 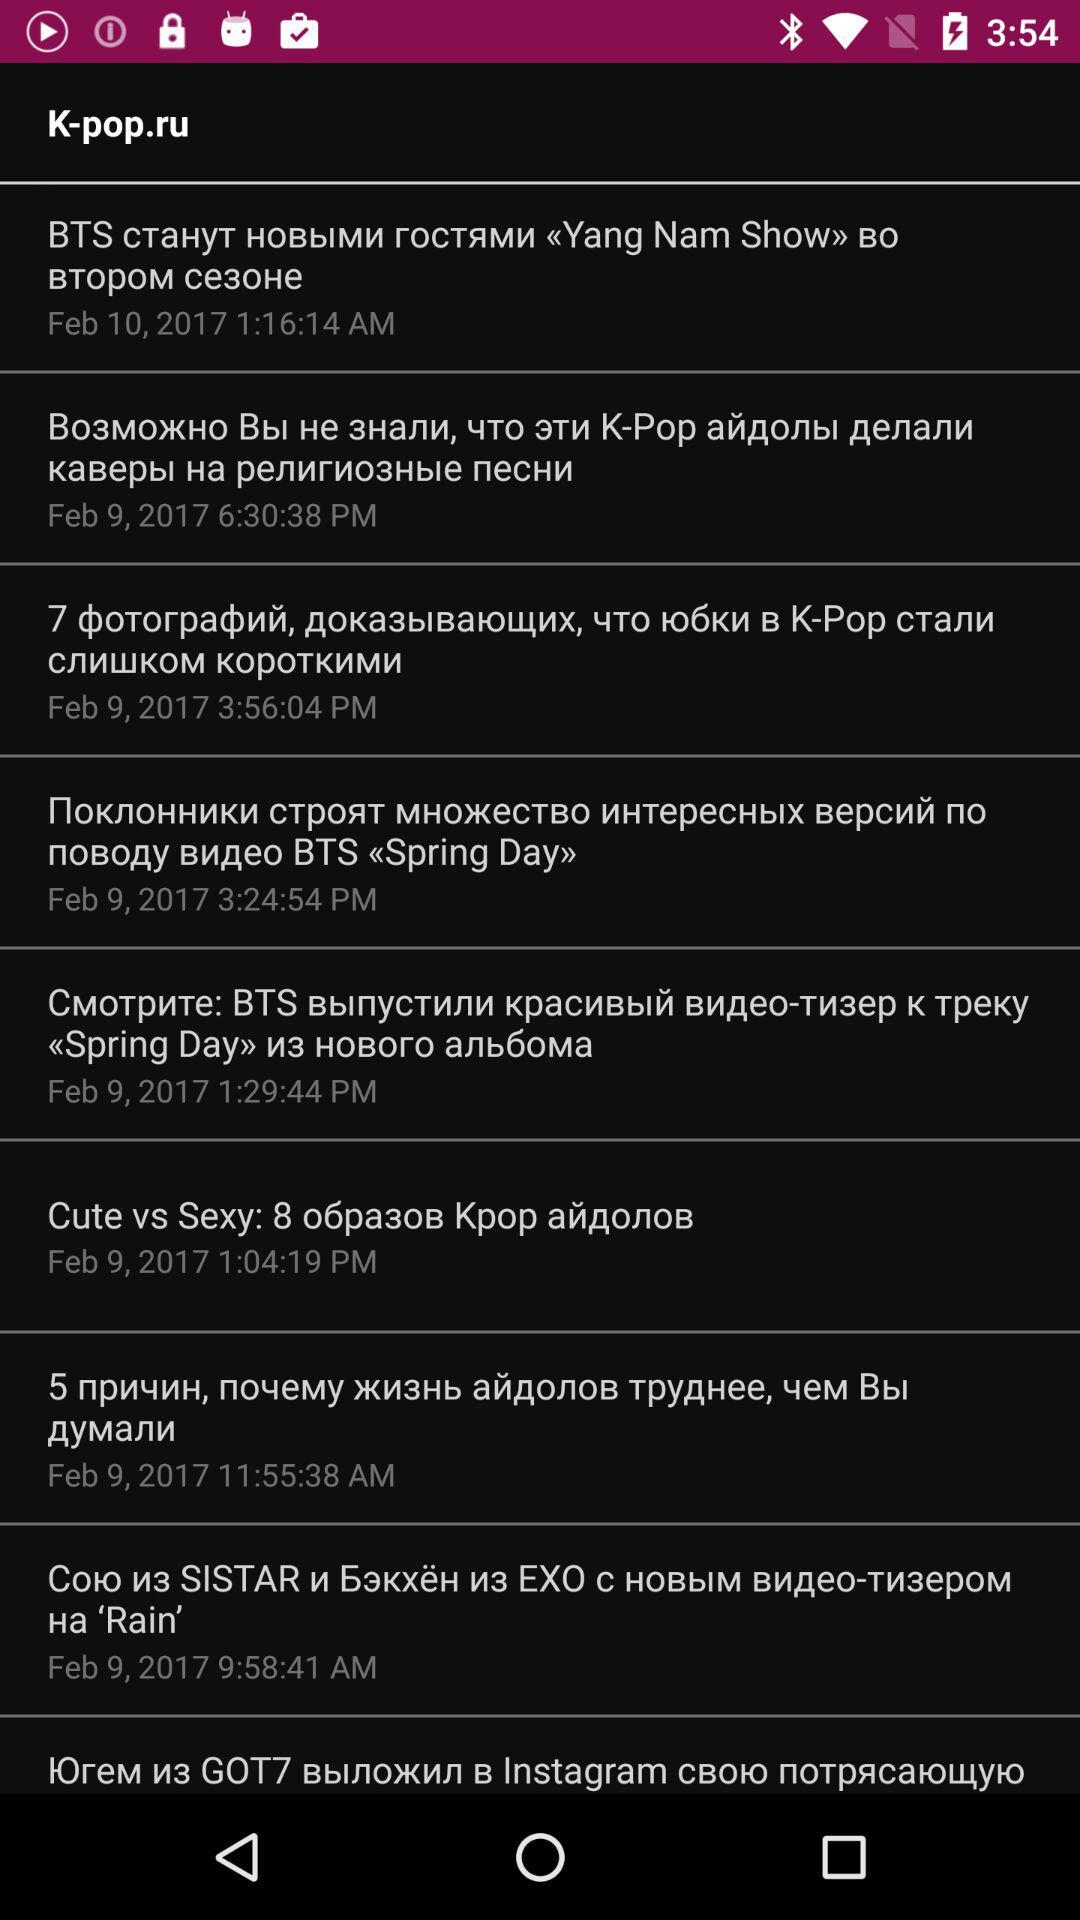 I want to click on cute vs sexy, so click(x=370, y=1213).